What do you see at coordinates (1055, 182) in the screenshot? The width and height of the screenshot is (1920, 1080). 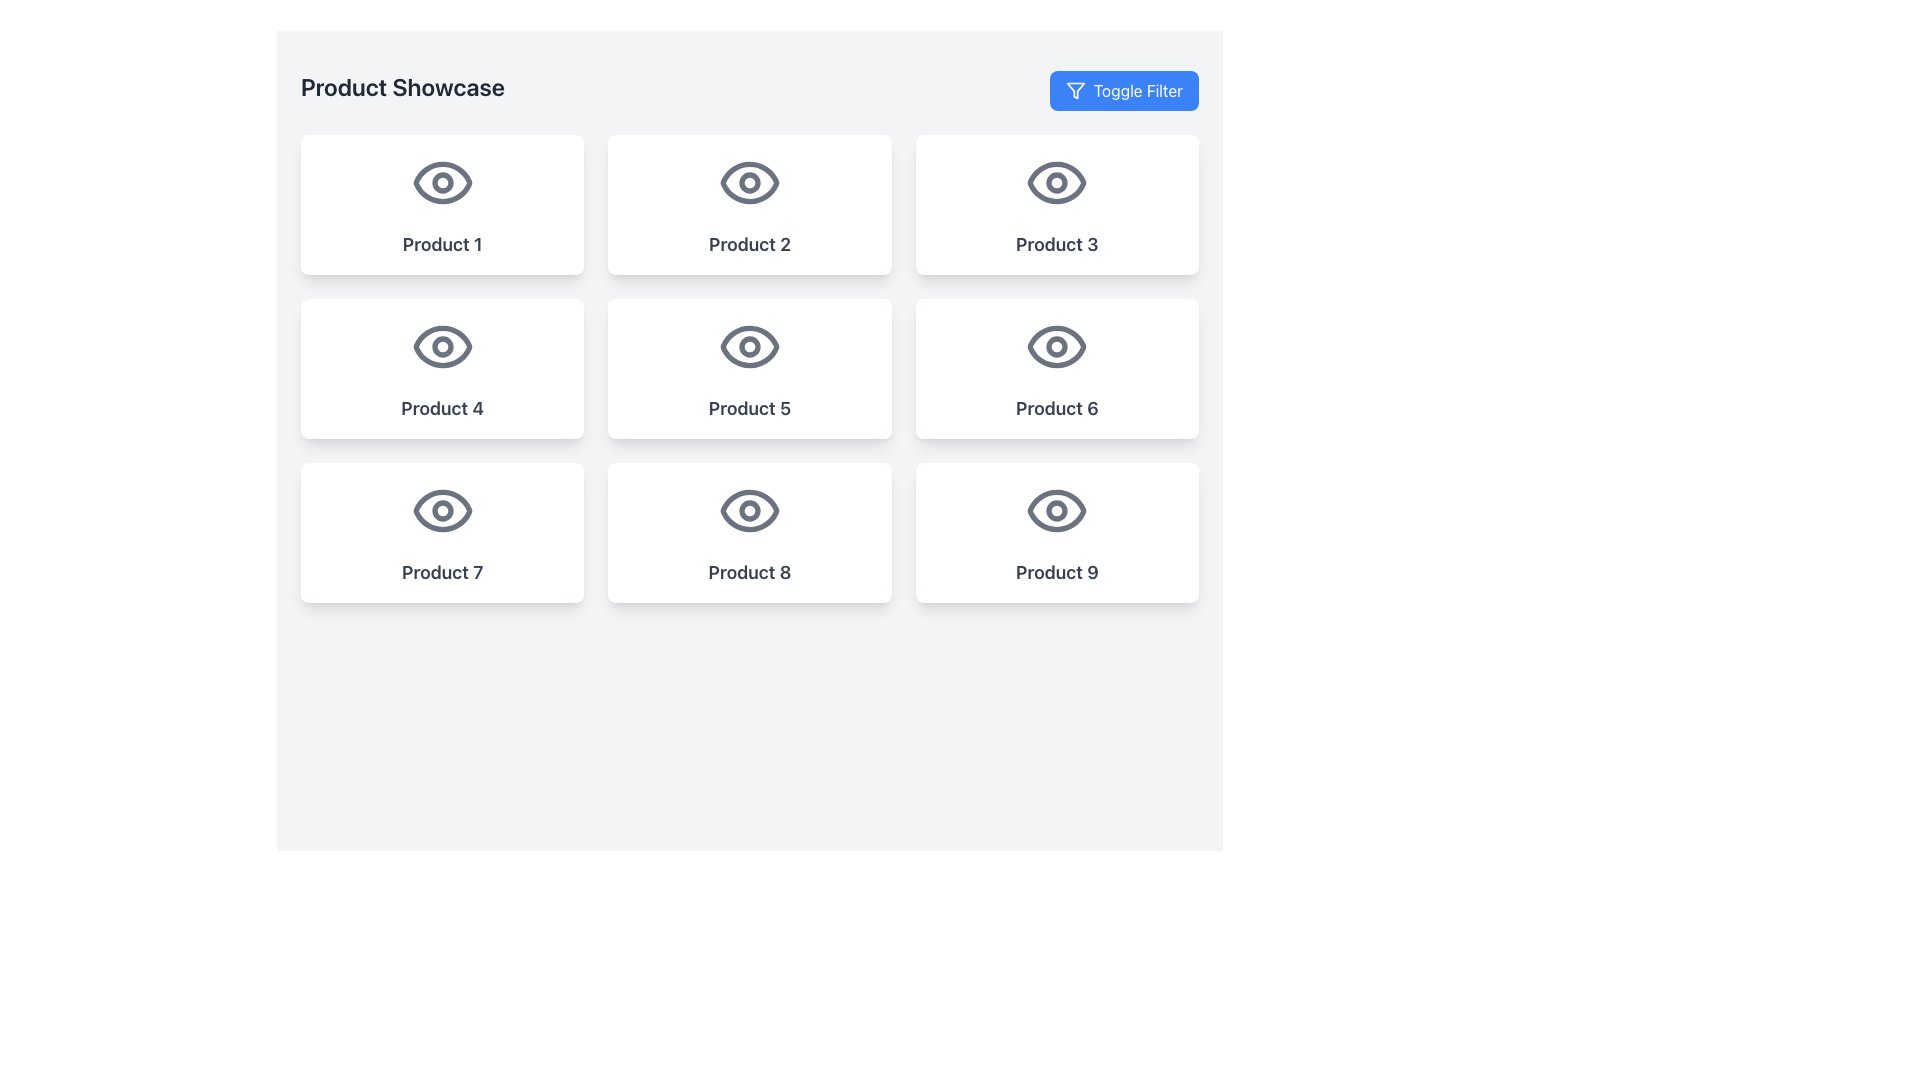 I see `the eye icon located at the top of the 'Product 3' card` at bounding box center [1055, 182].